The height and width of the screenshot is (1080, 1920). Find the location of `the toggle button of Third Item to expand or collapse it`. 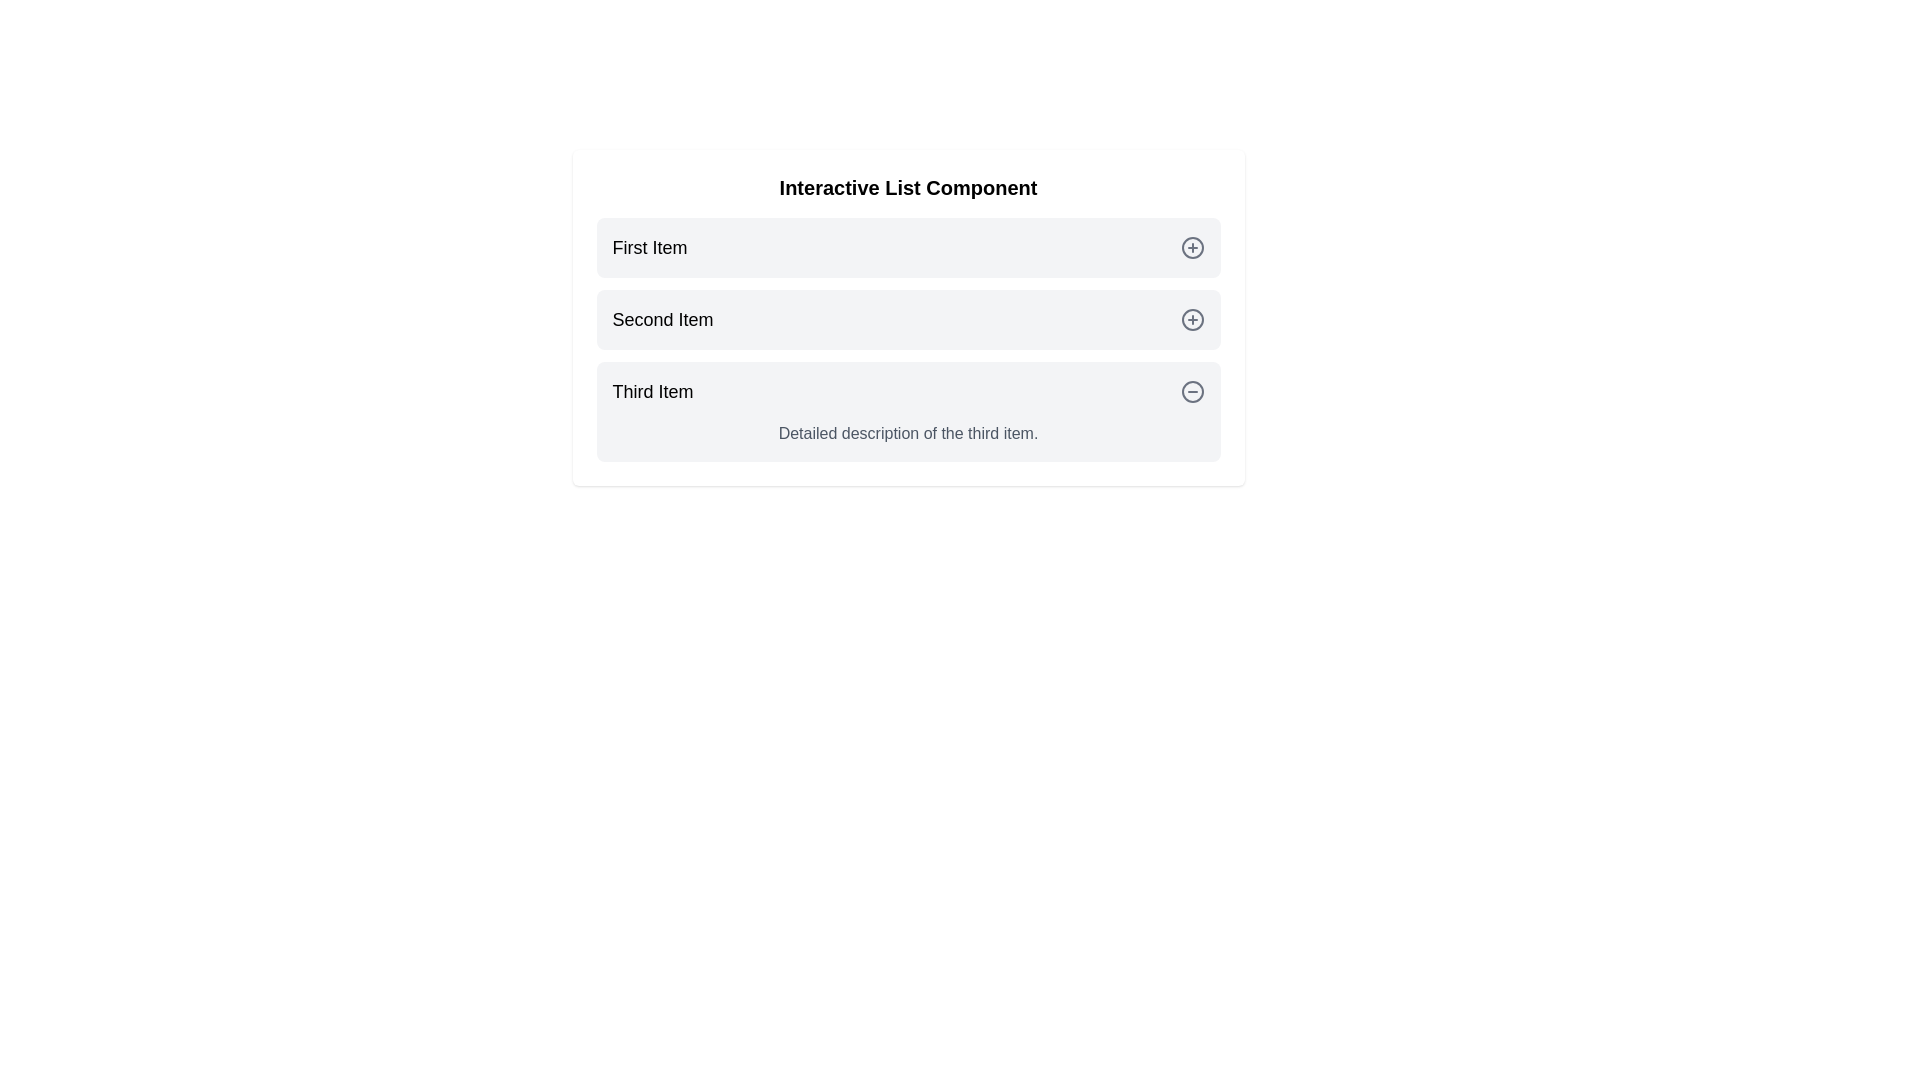

the toggle button of Third Item to expand or collapse it is located at coordinates (1192, 392).